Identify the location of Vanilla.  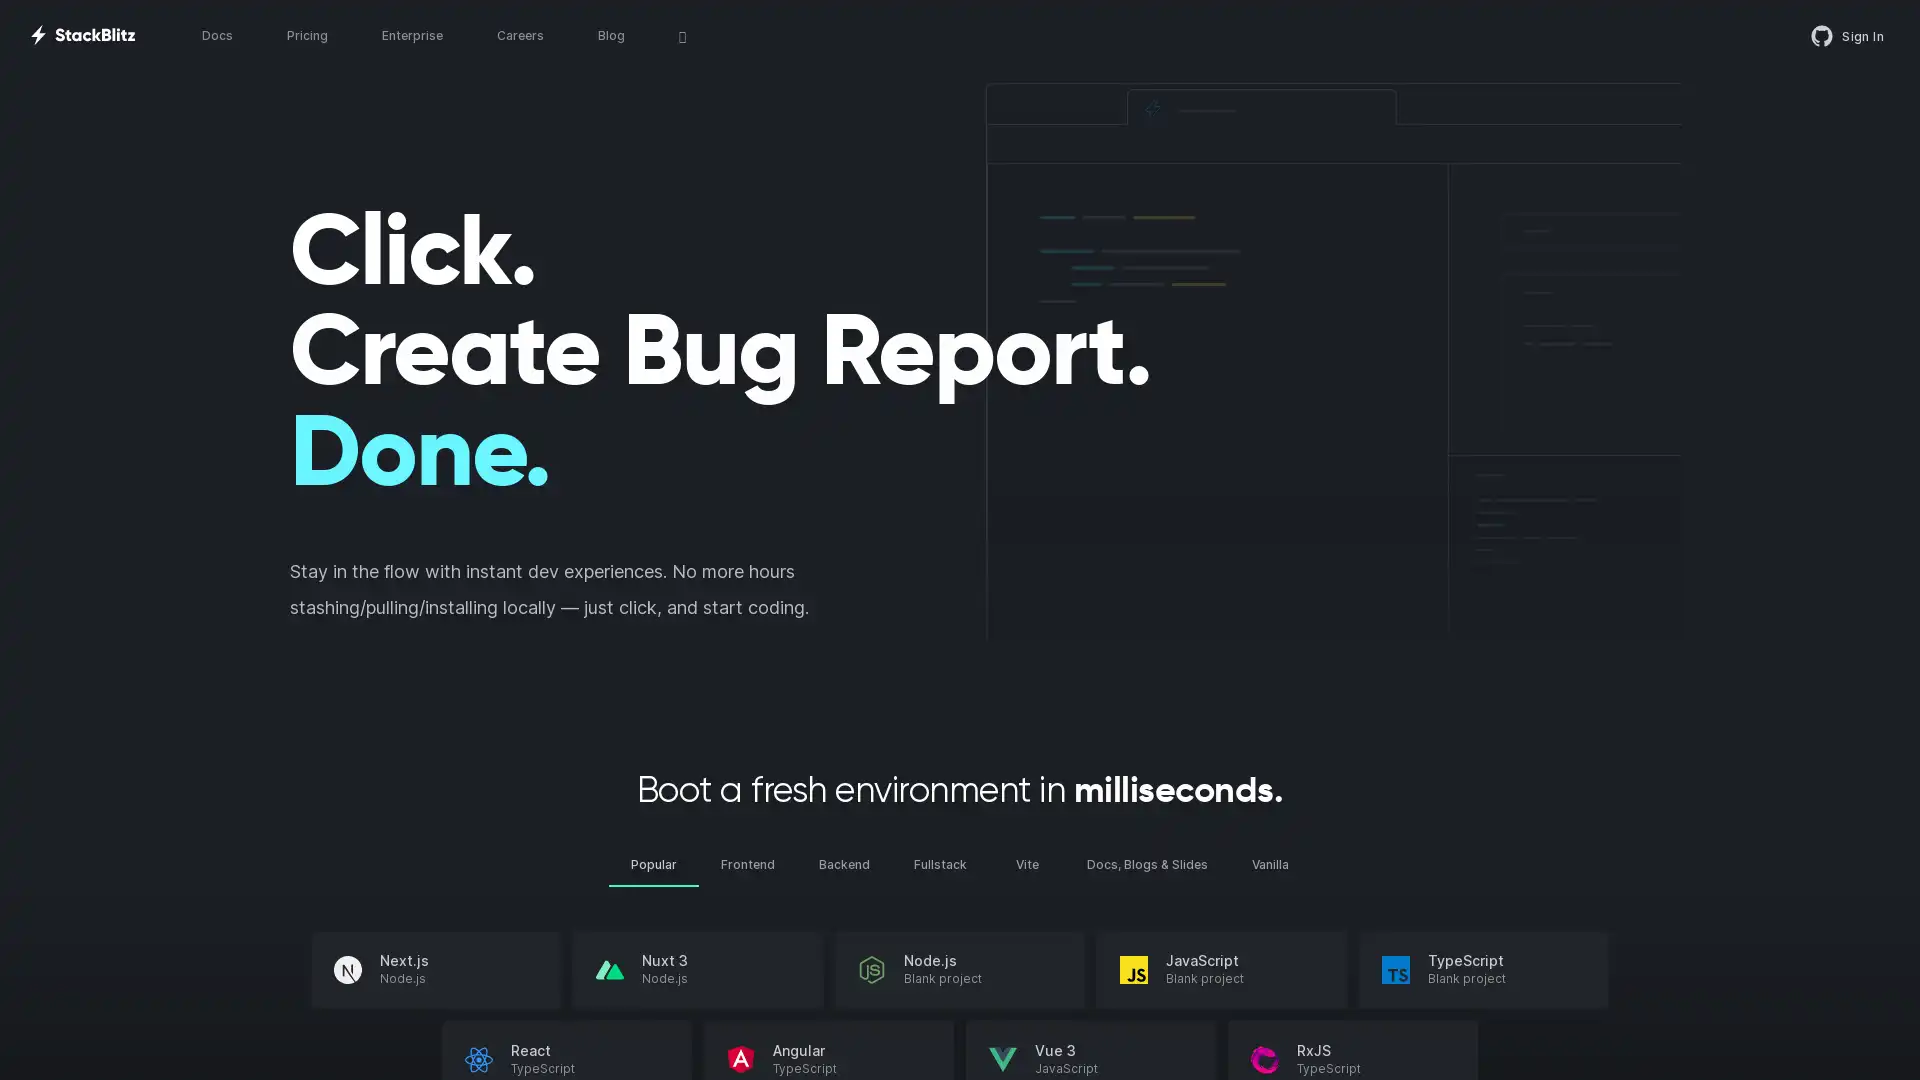
(1269, 863).